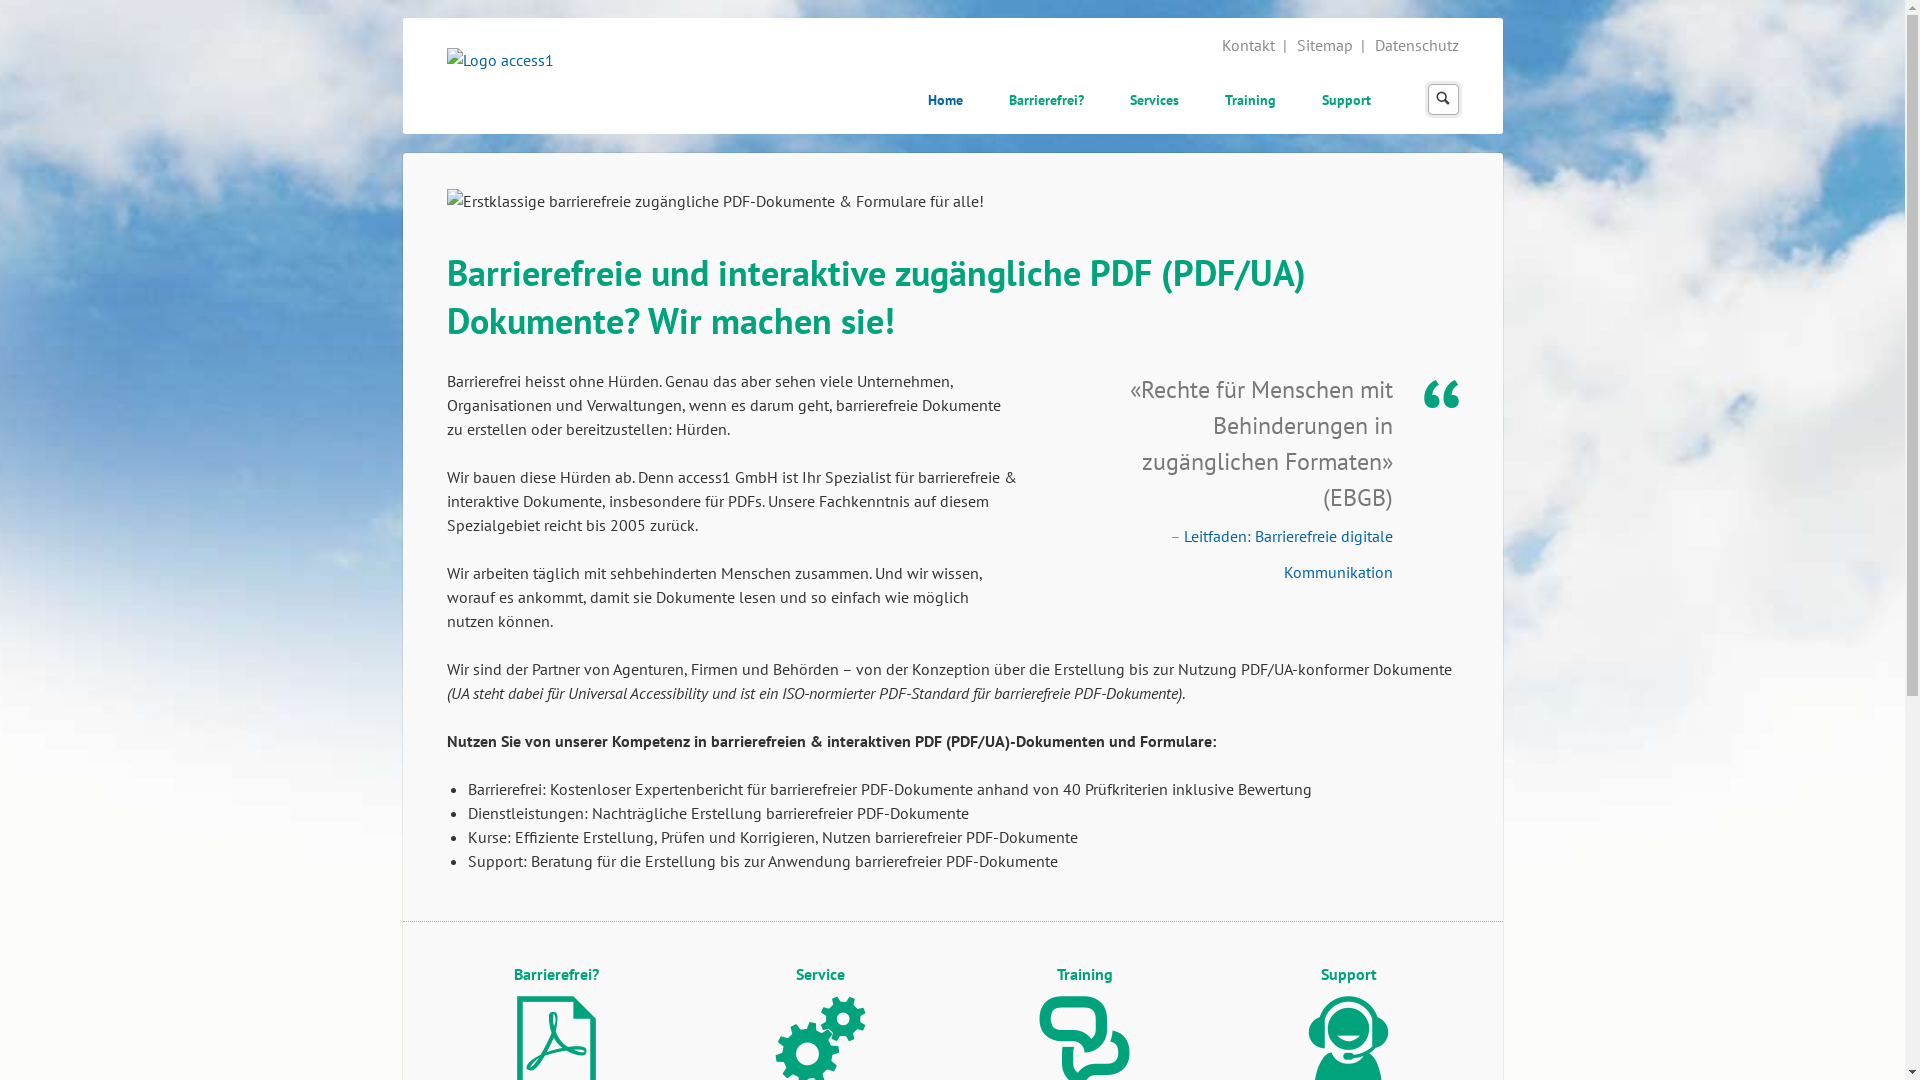 This screenshot has width=1920, height=1080. I want to click on 'Kontakt  |', so click(1255, 45).